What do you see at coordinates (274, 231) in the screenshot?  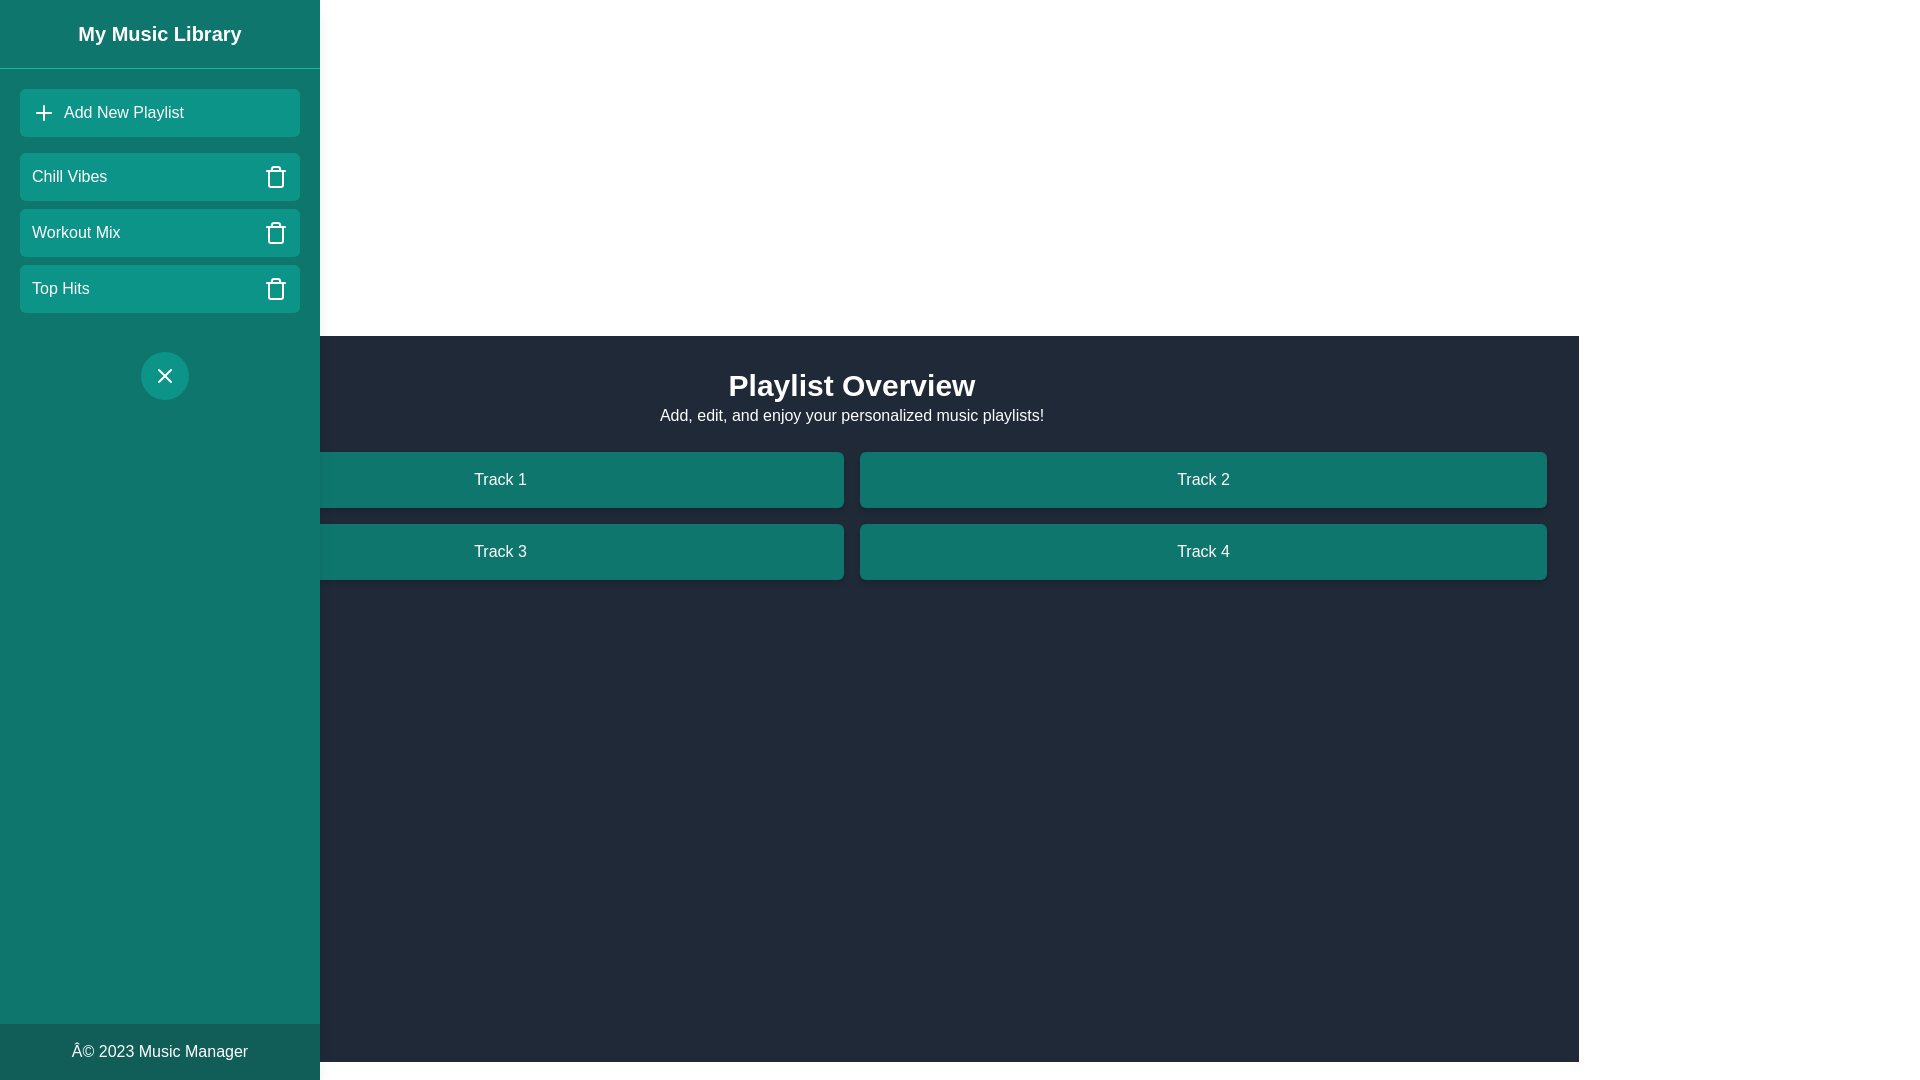 I see `the delete button located on the right side of the 'Workout Mix' playlist row in the sidebar` at bounding box center [274, 231].